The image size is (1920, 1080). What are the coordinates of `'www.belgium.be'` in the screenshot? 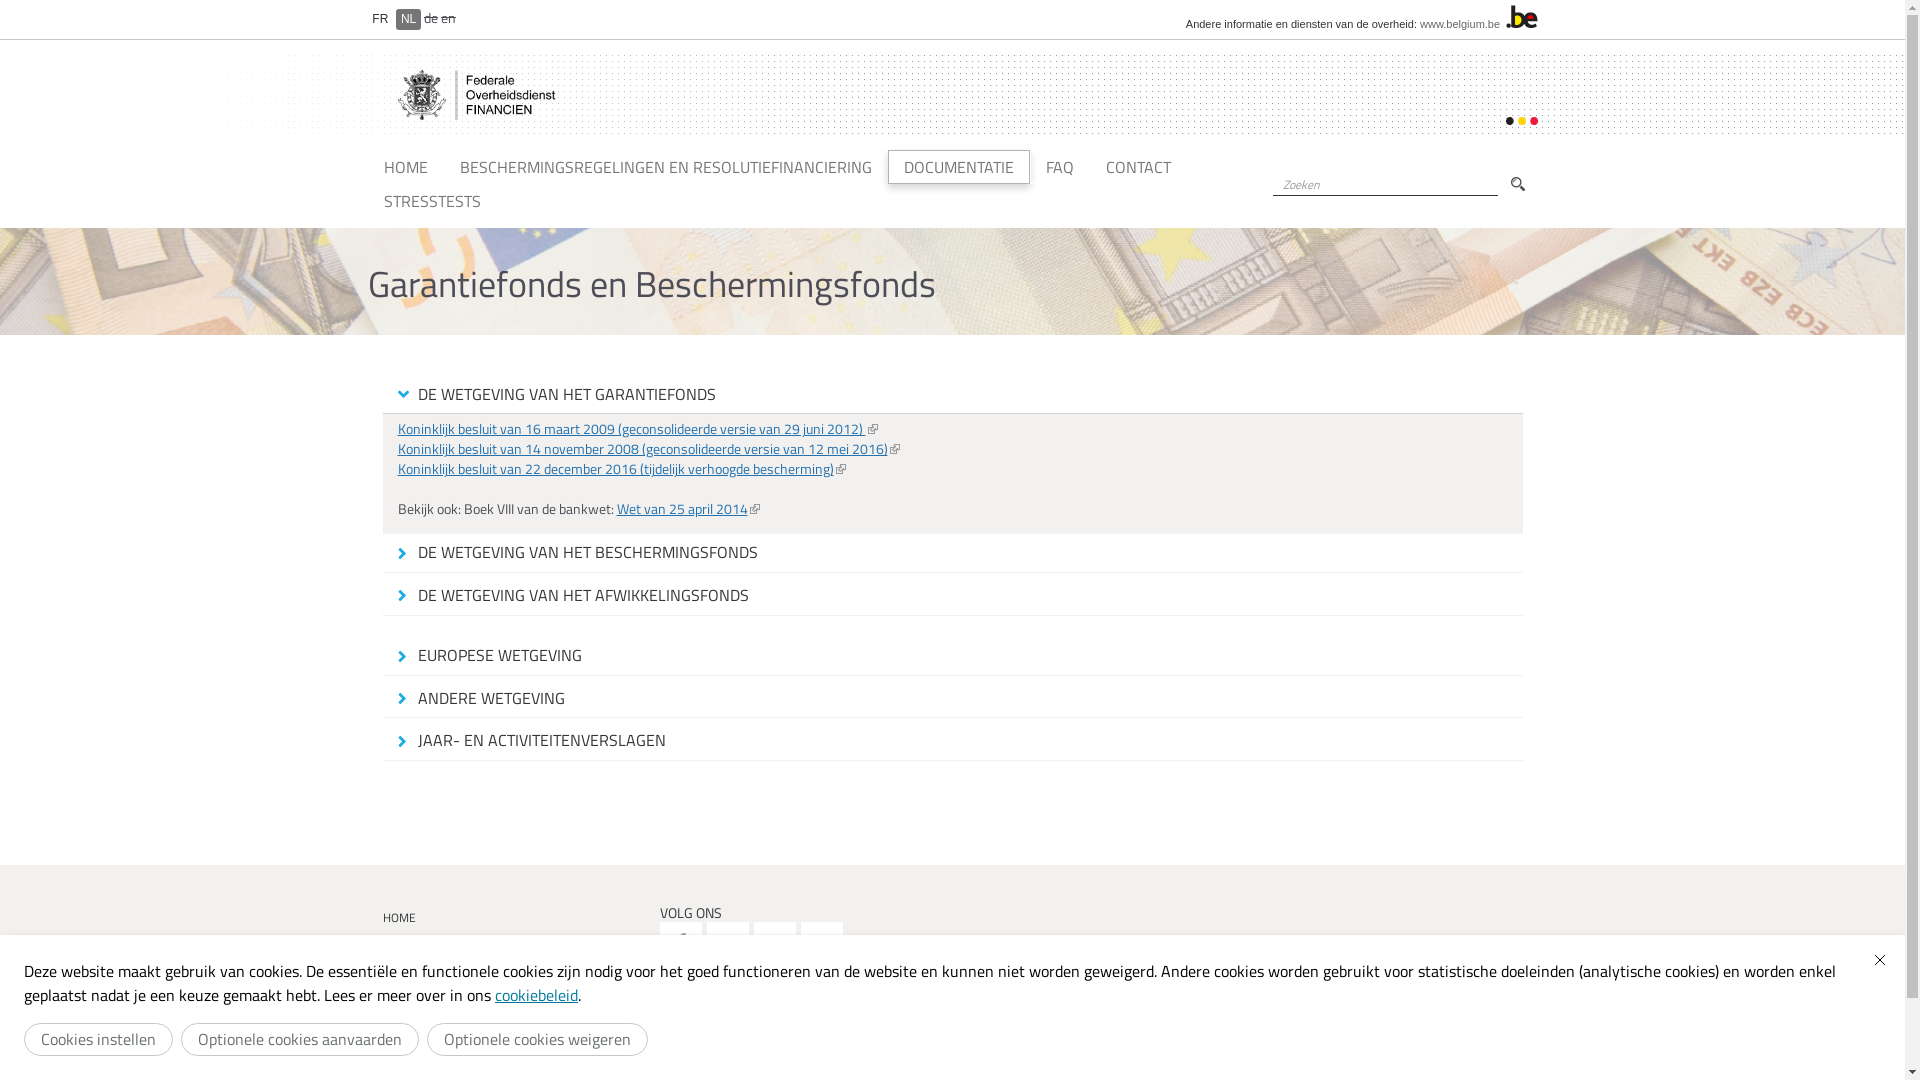 It's located at (1459, 23).